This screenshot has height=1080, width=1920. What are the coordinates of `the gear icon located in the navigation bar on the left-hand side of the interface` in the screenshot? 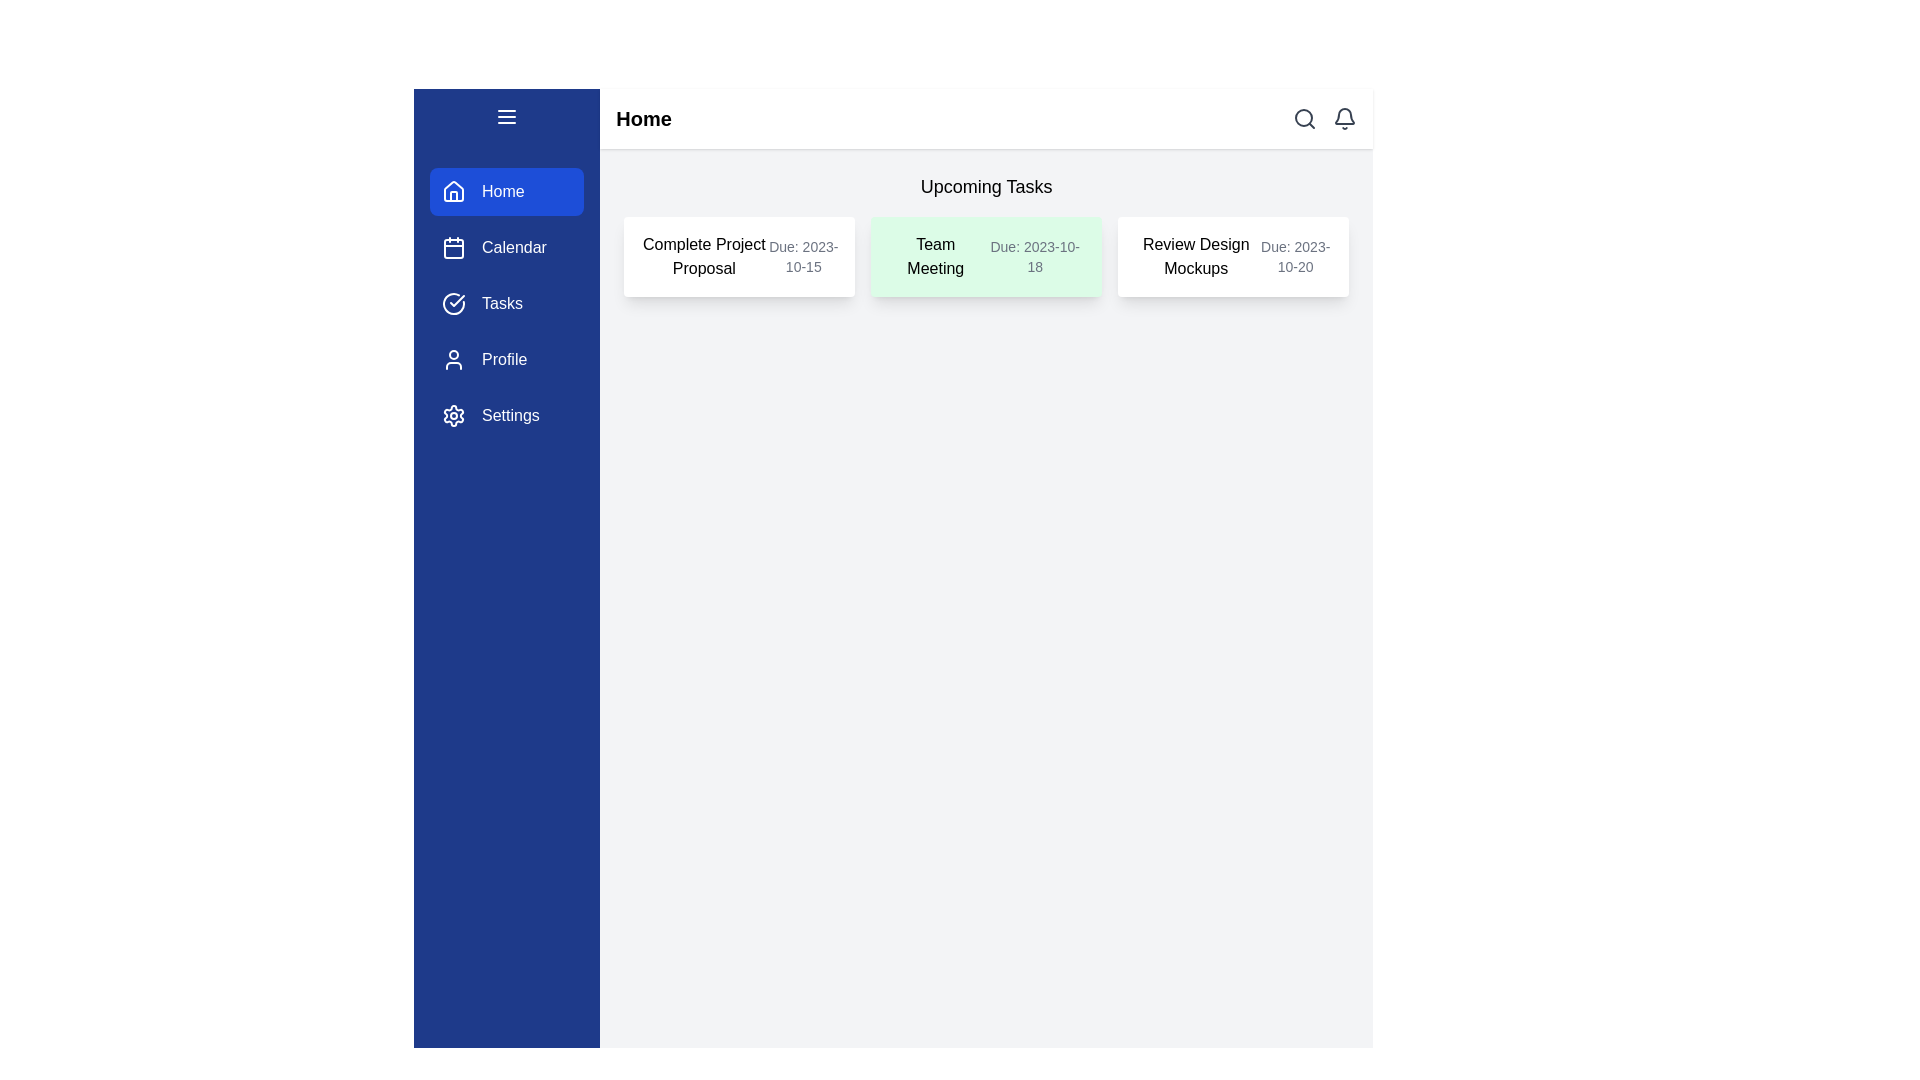 It's located at (453, 415).